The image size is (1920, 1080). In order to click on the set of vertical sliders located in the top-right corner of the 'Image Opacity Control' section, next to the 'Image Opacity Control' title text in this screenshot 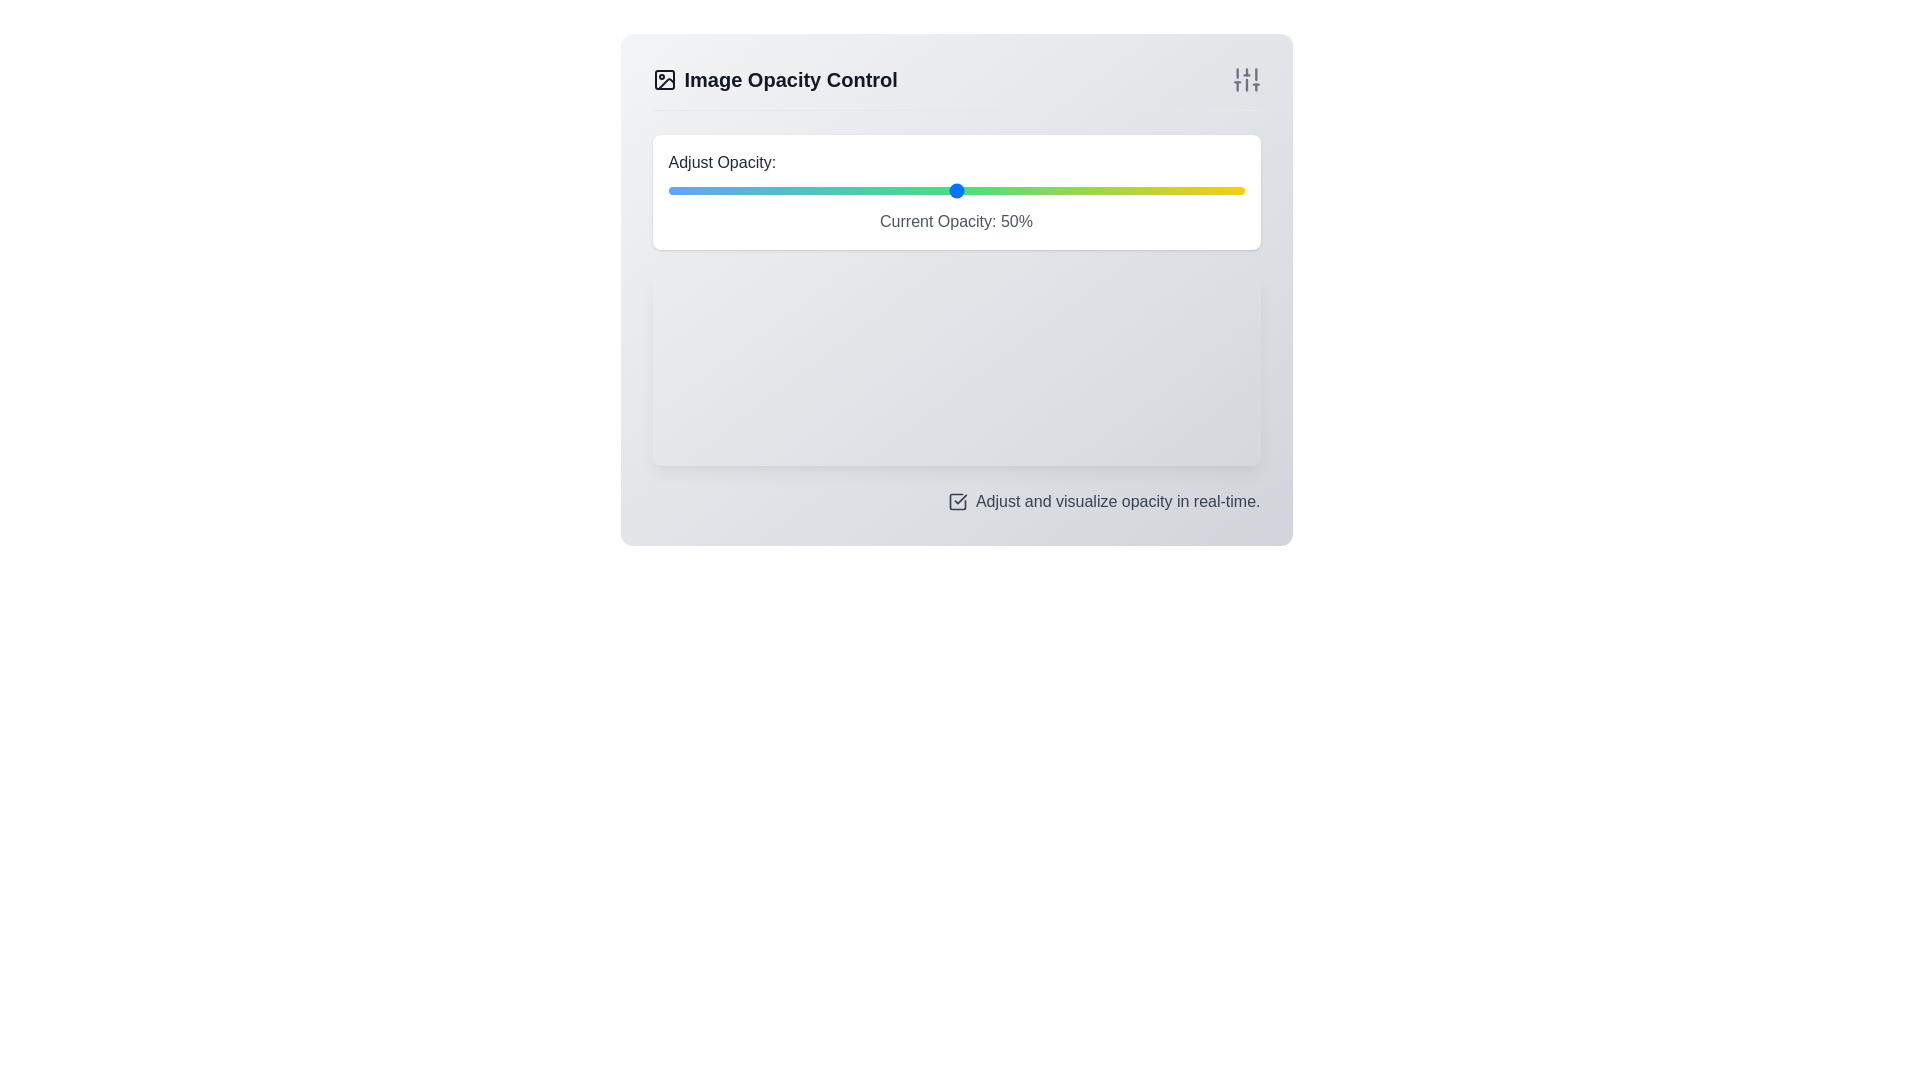, I will do `click(1245, 79)`.